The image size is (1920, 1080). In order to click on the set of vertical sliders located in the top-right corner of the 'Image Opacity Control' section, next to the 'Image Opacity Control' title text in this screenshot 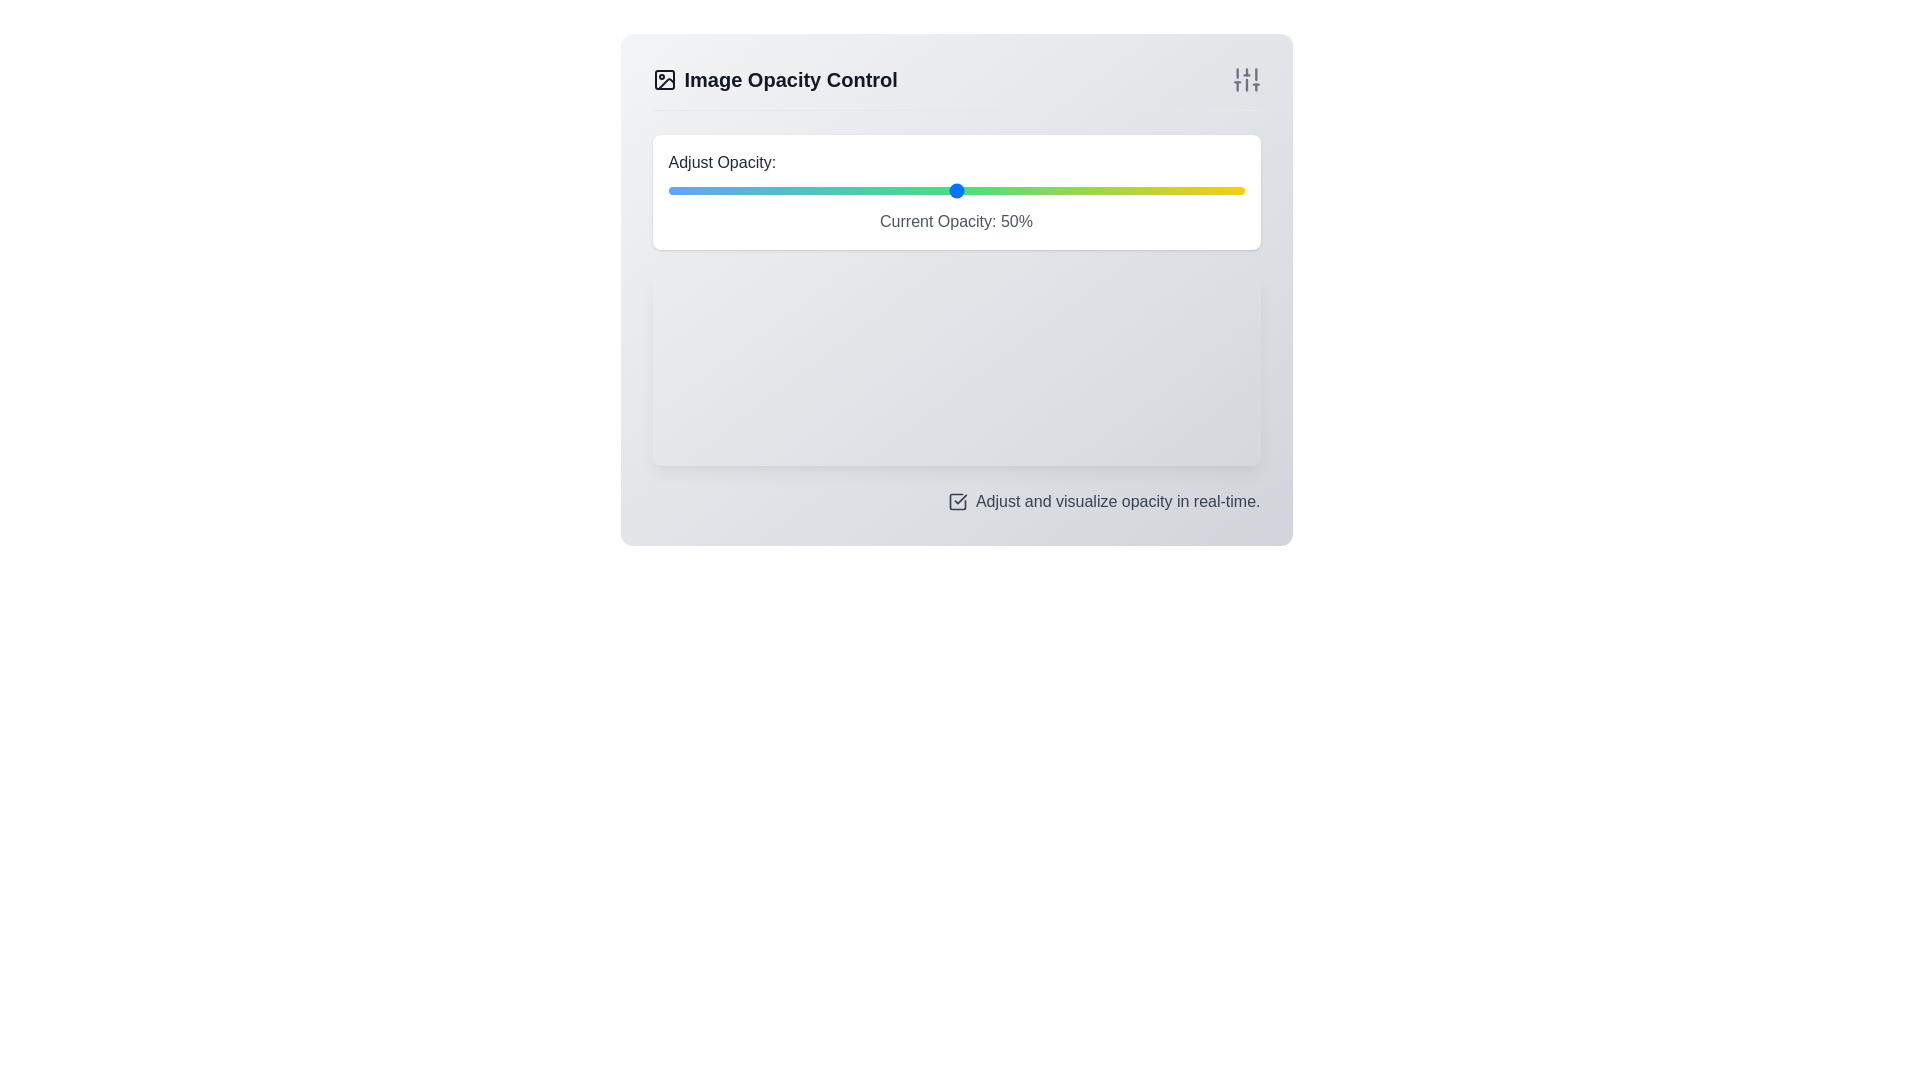, I will do `click(1245, 79)`.